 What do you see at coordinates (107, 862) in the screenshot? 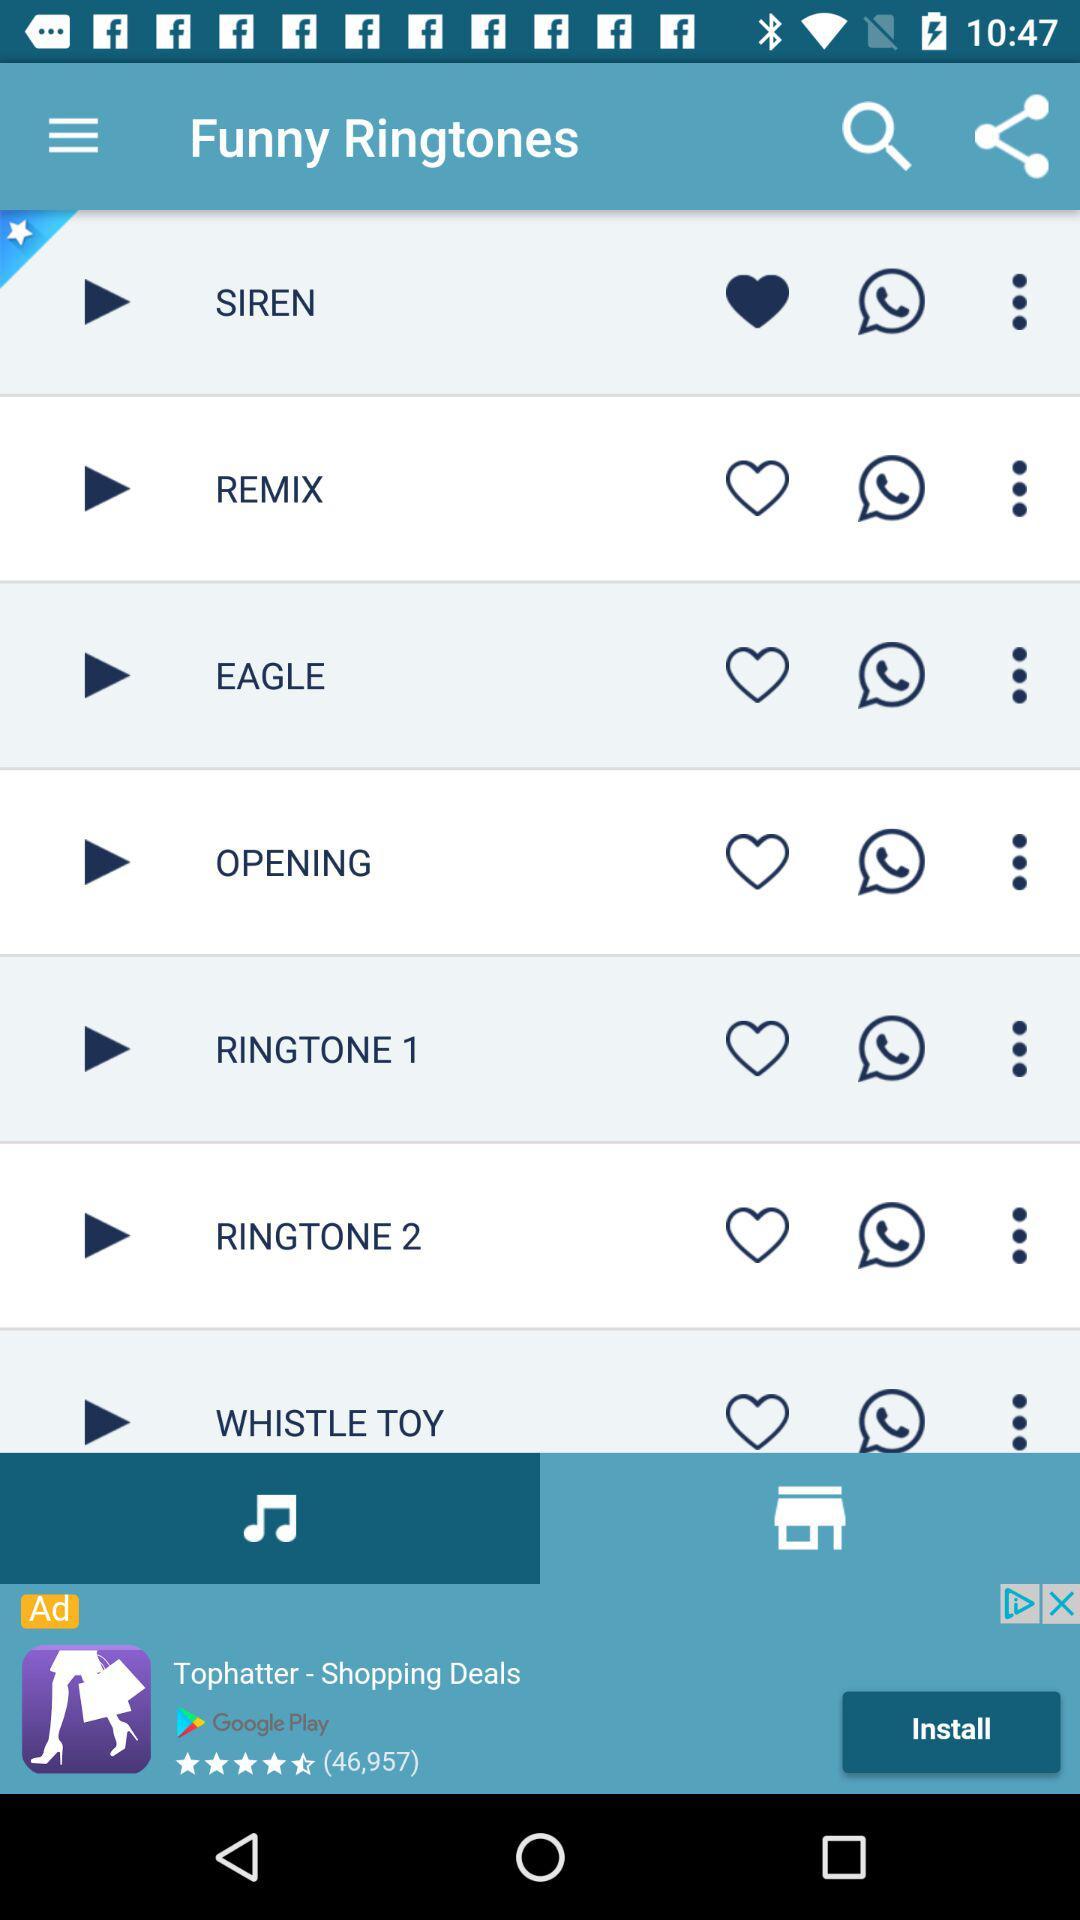
I see `music` at bounding box center [107, 862].